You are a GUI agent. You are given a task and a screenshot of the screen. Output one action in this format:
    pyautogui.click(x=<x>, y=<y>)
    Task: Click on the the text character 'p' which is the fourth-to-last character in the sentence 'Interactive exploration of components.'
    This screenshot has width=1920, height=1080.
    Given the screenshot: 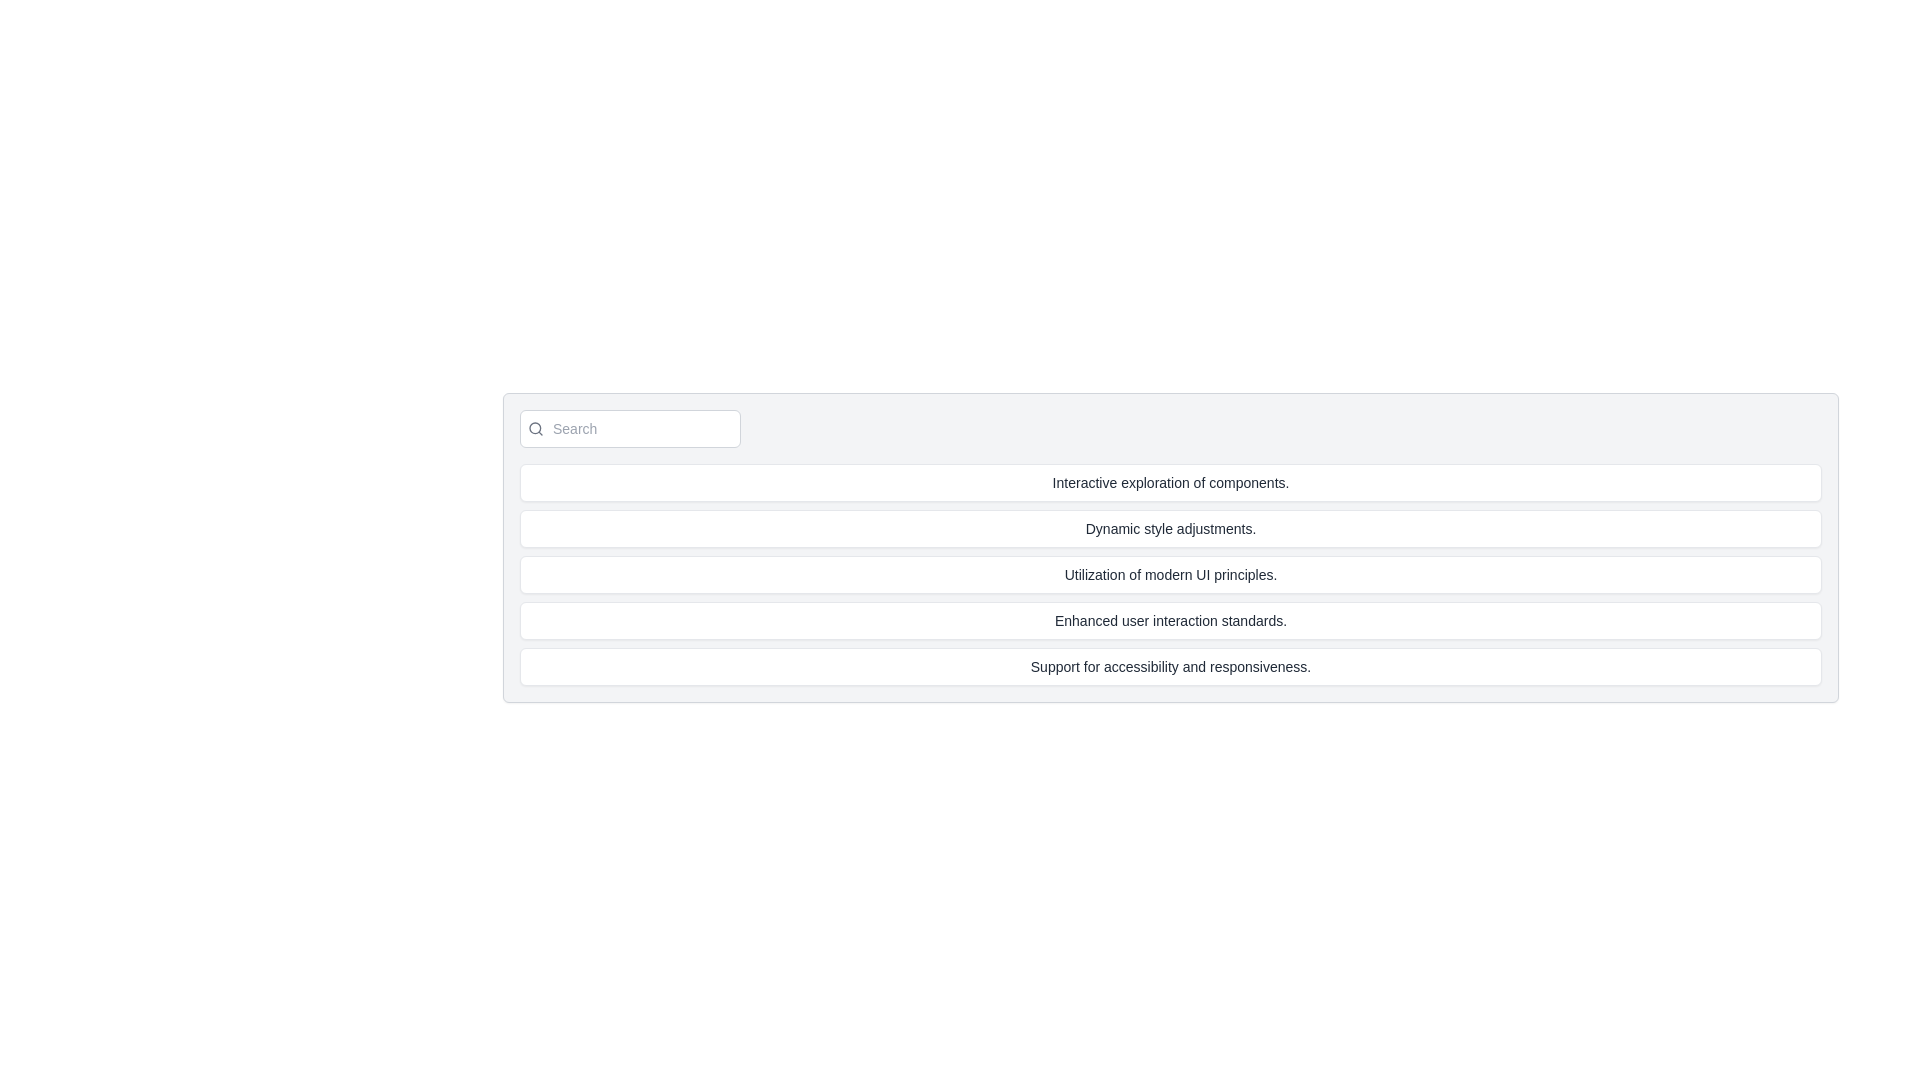 What is the action you would take?
    pyautogui.click(x=1238, y=482)
    